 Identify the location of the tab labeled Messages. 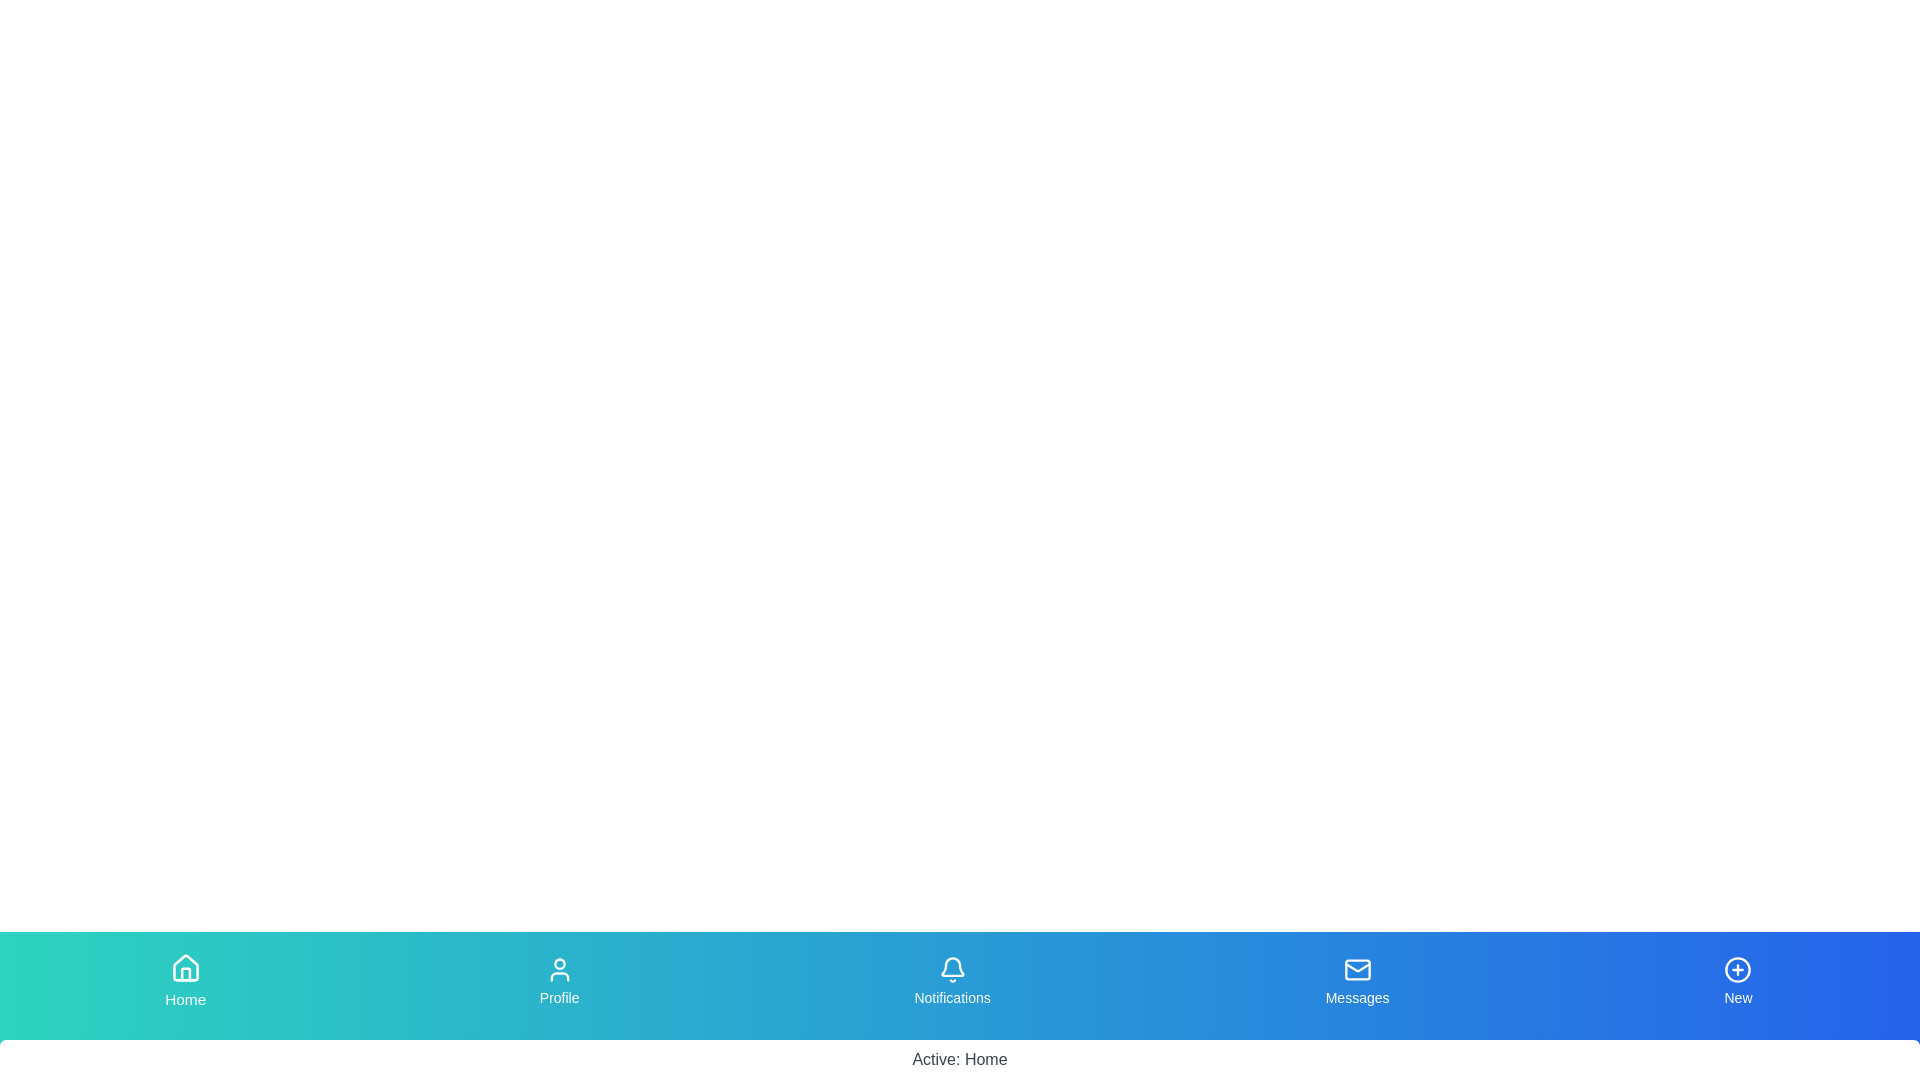
(1358, 981).